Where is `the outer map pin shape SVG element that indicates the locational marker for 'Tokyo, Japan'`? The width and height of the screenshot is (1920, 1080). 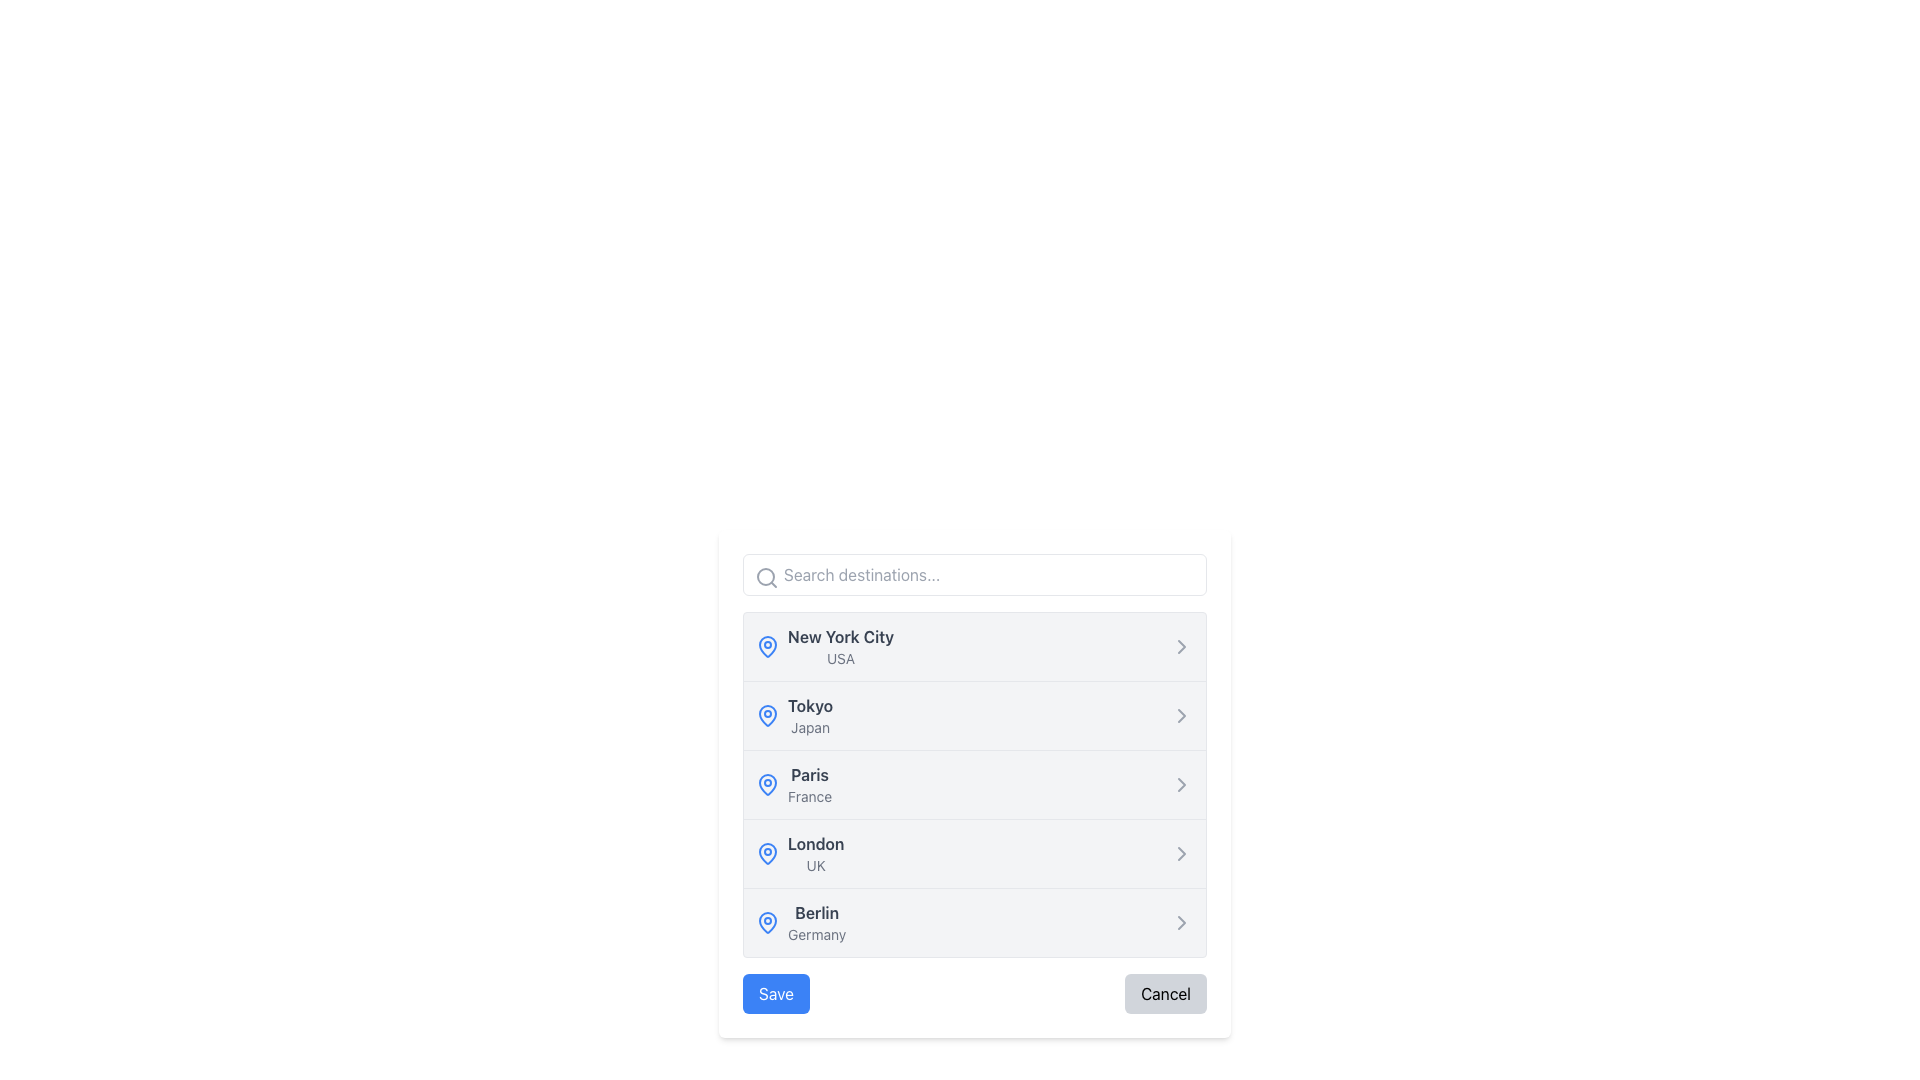
the outer map pin shape SVG element that indicates the locational marker for 'Tokyo, Japan' is located at coordinates (767, 713).